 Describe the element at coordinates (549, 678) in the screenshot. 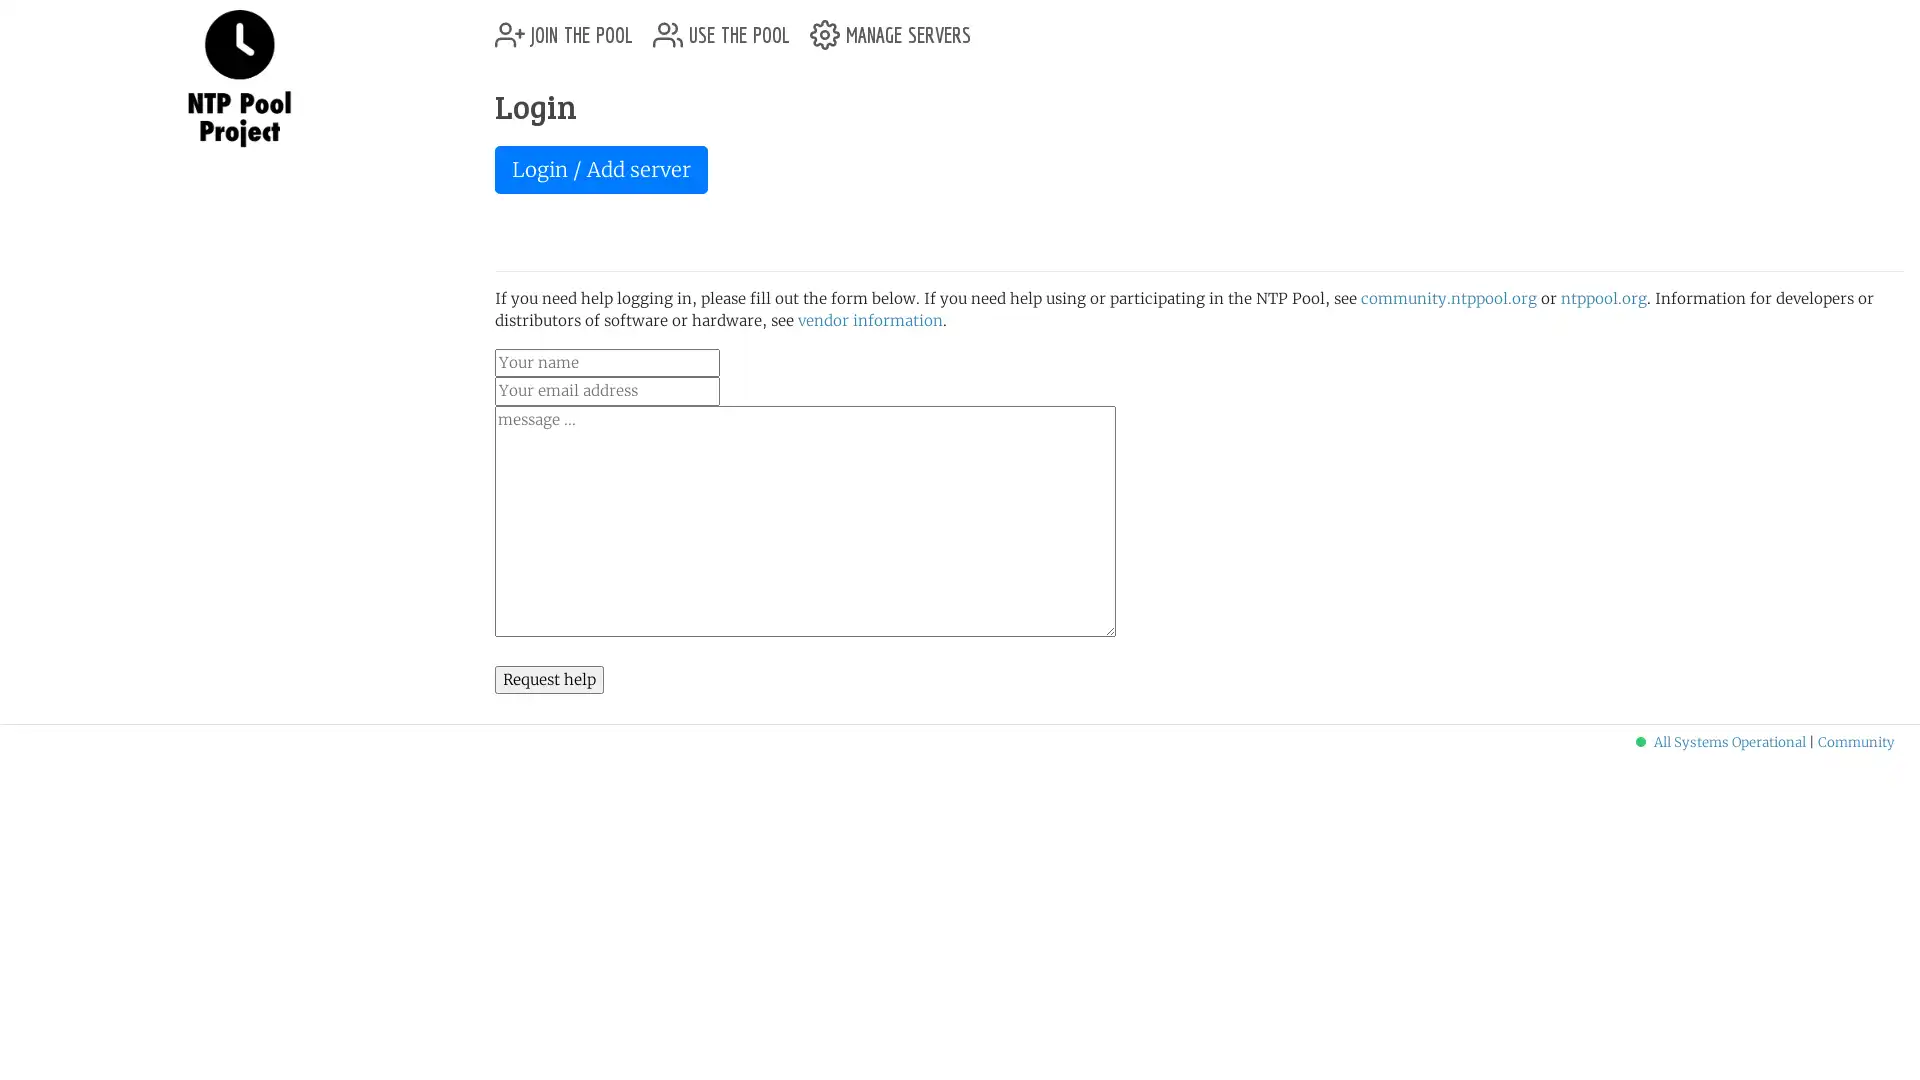

I see `Request help` at that location.